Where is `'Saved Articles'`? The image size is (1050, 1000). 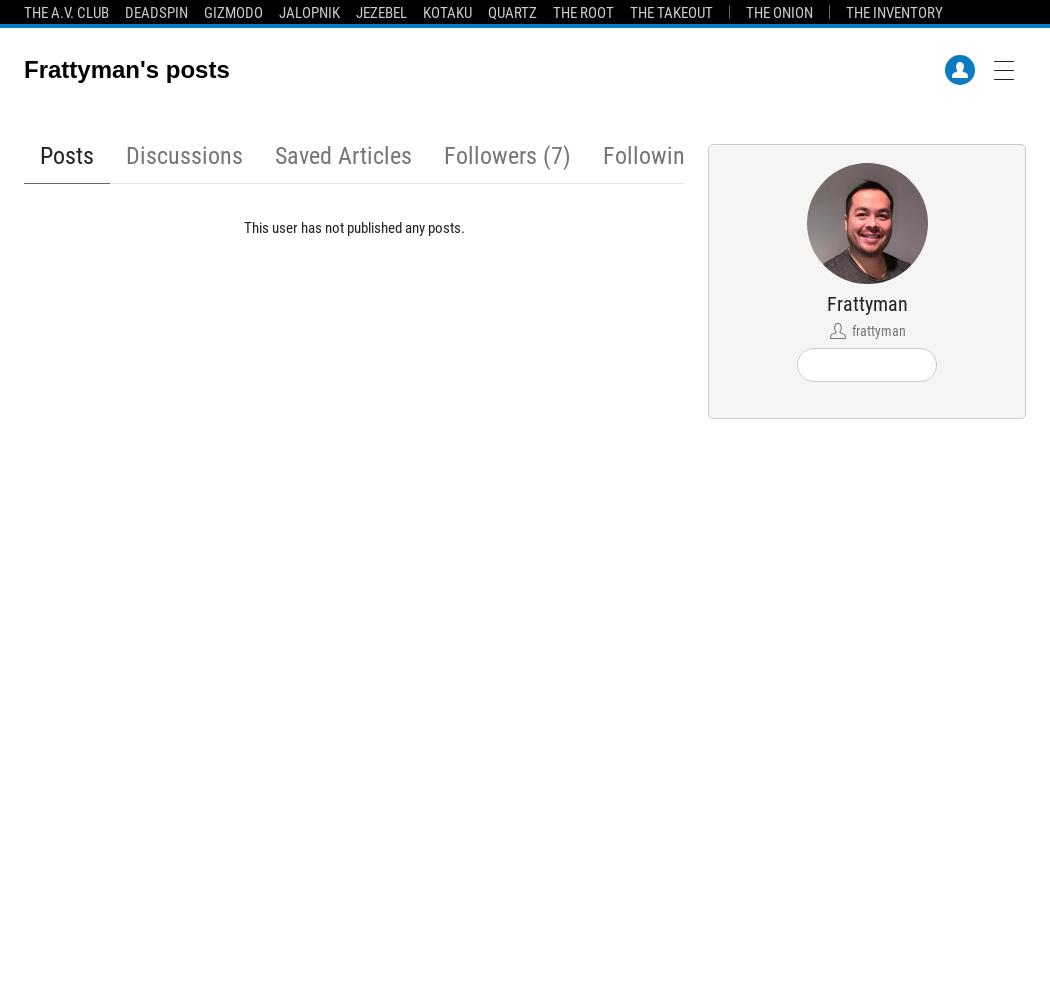 'Saved Articles' is located at coordinates (342, 156).